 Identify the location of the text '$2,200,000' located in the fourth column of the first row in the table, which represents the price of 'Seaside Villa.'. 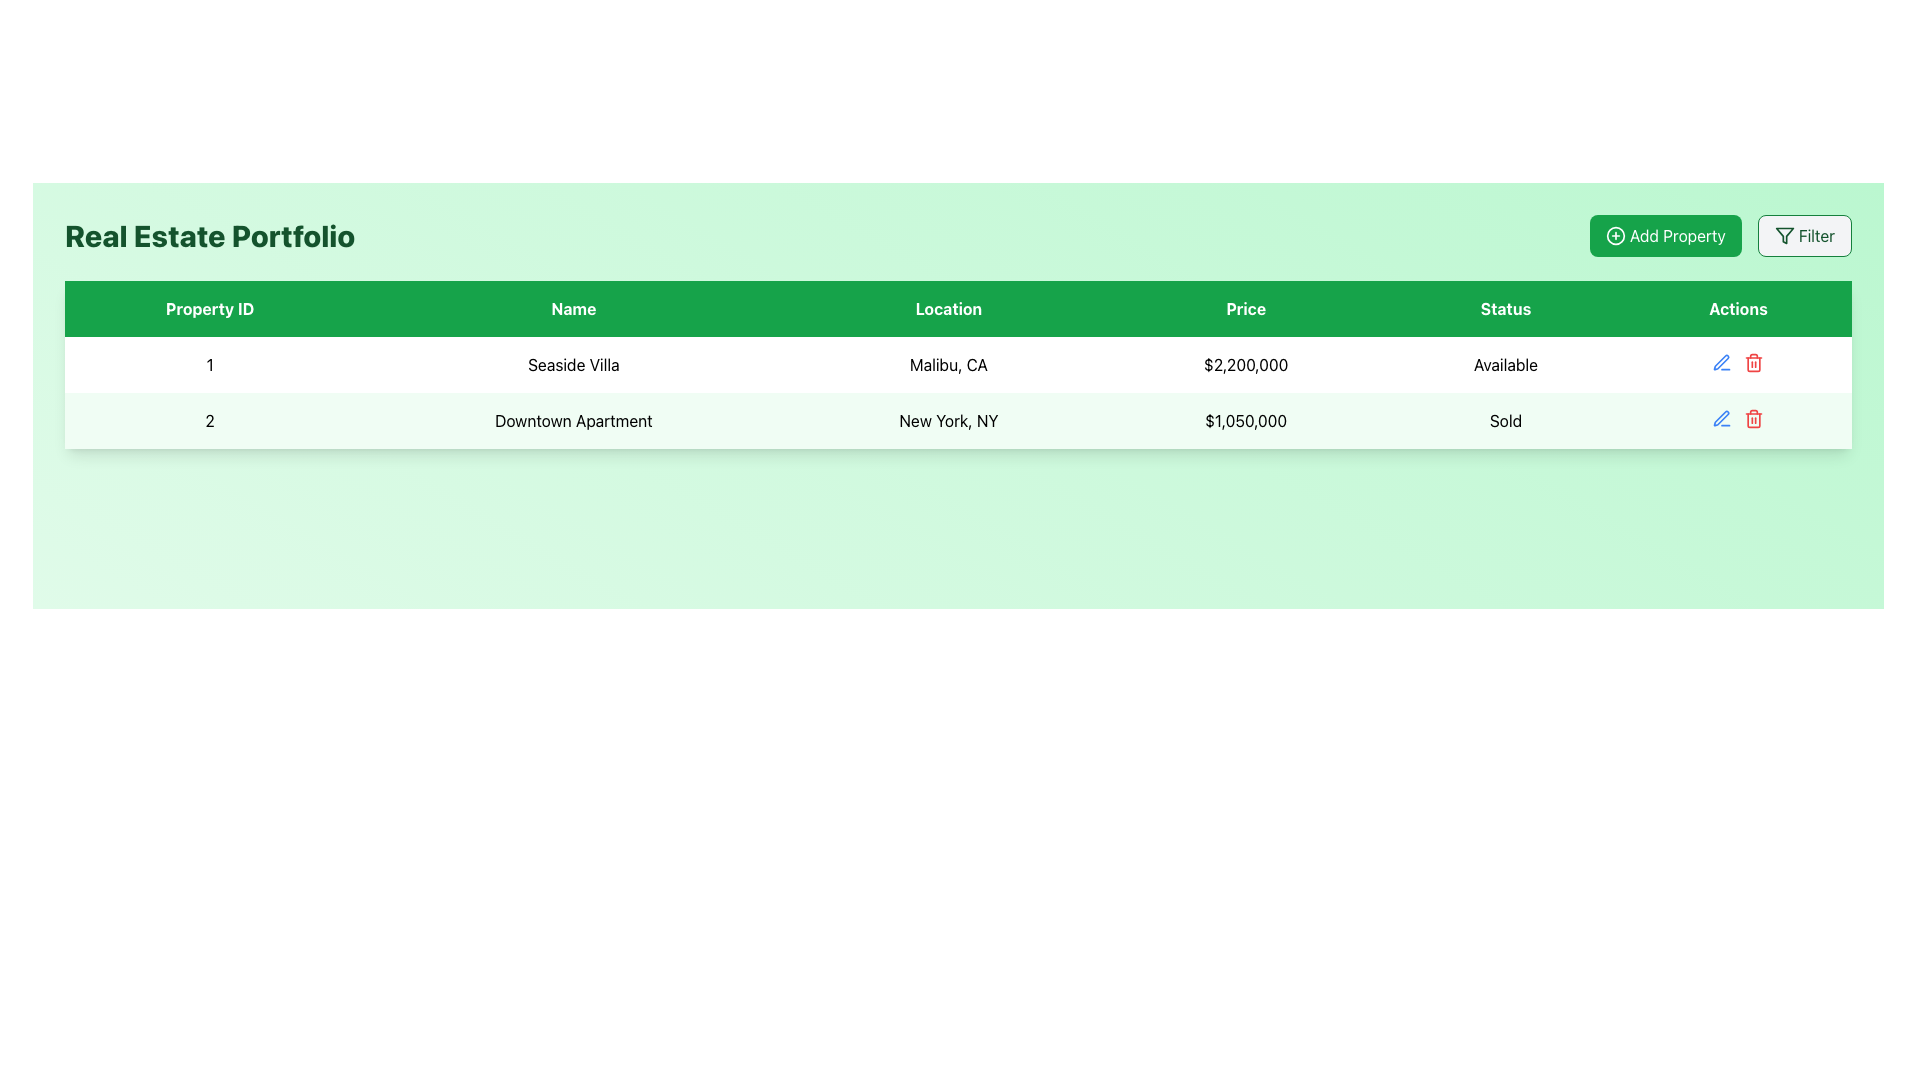
(1245, 365).